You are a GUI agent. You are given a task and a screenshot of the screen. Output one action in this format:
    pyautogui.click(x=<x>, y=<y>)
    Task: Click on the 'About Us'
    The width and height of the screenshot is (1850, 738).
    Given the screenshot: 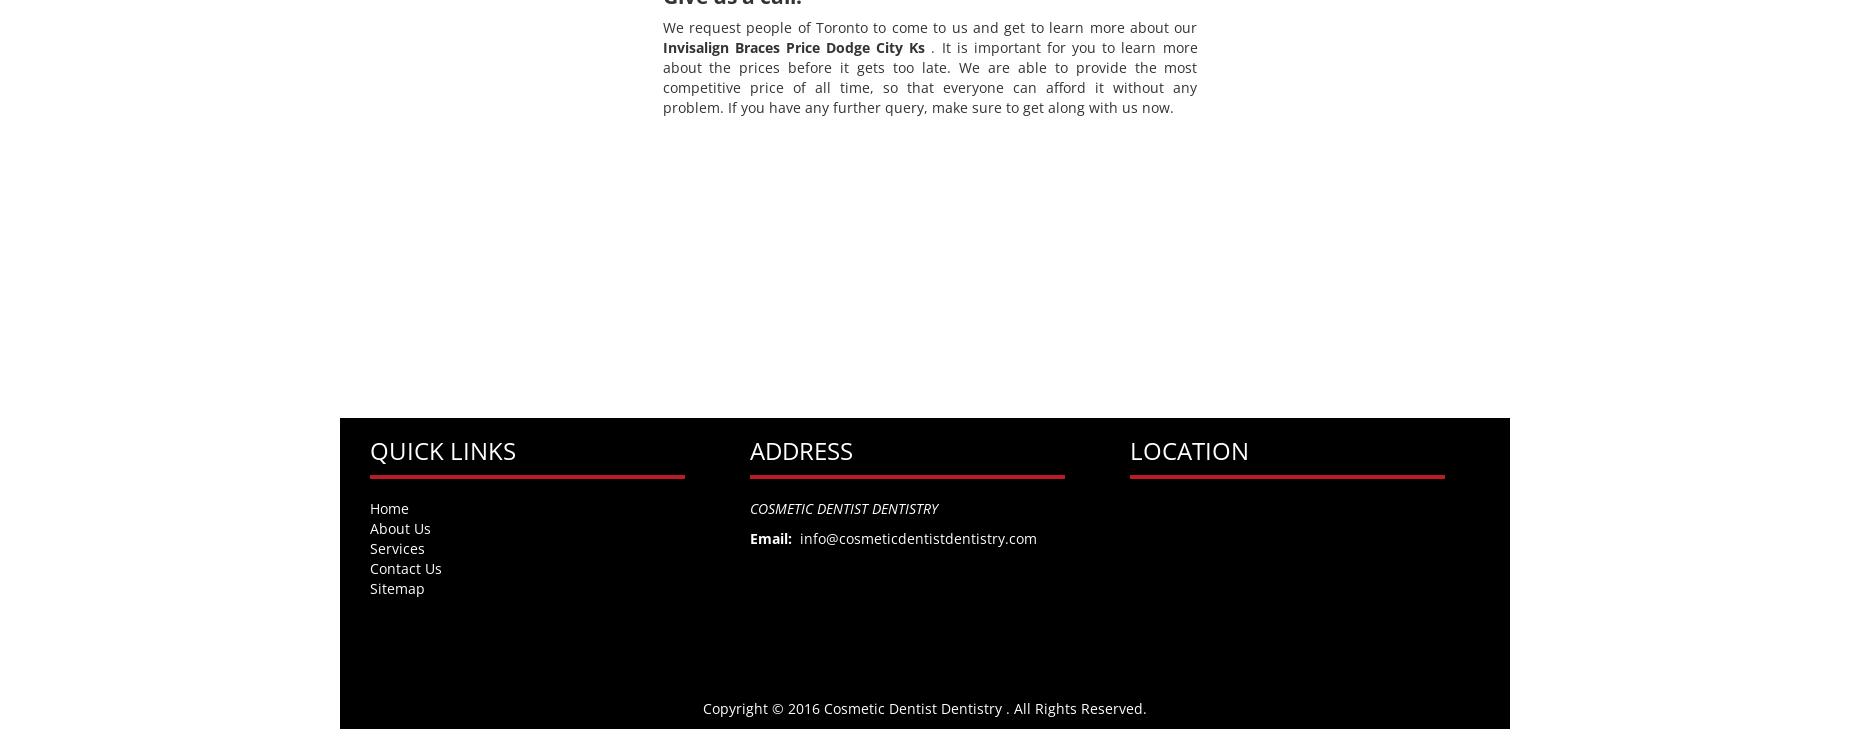 What is the action you would take?
    pyautogui.click(x=399, y=526)
    